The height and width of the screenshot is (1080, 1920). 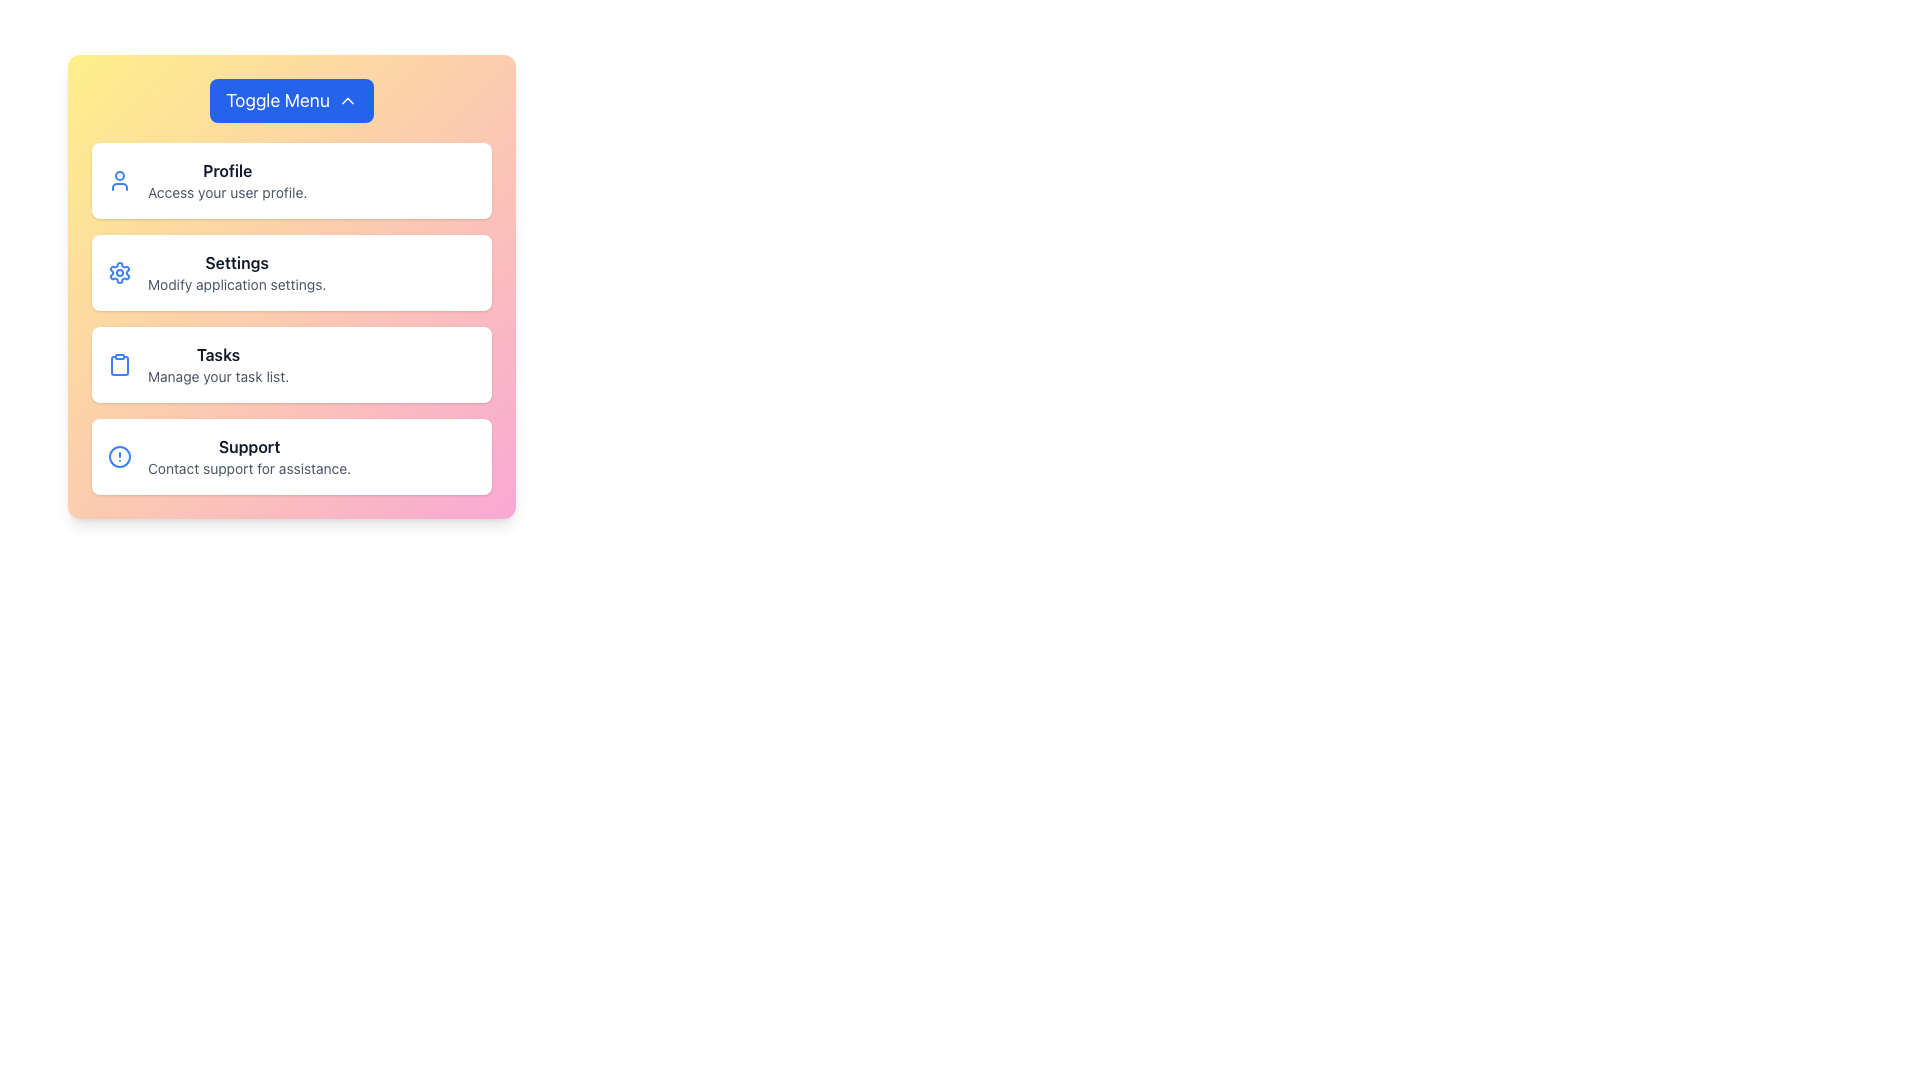 I want to click on the alert icon located to the left of the text 'Contact support for assistance' under the 'Support' option at the bottom of the card, so click(x=119, y=456).